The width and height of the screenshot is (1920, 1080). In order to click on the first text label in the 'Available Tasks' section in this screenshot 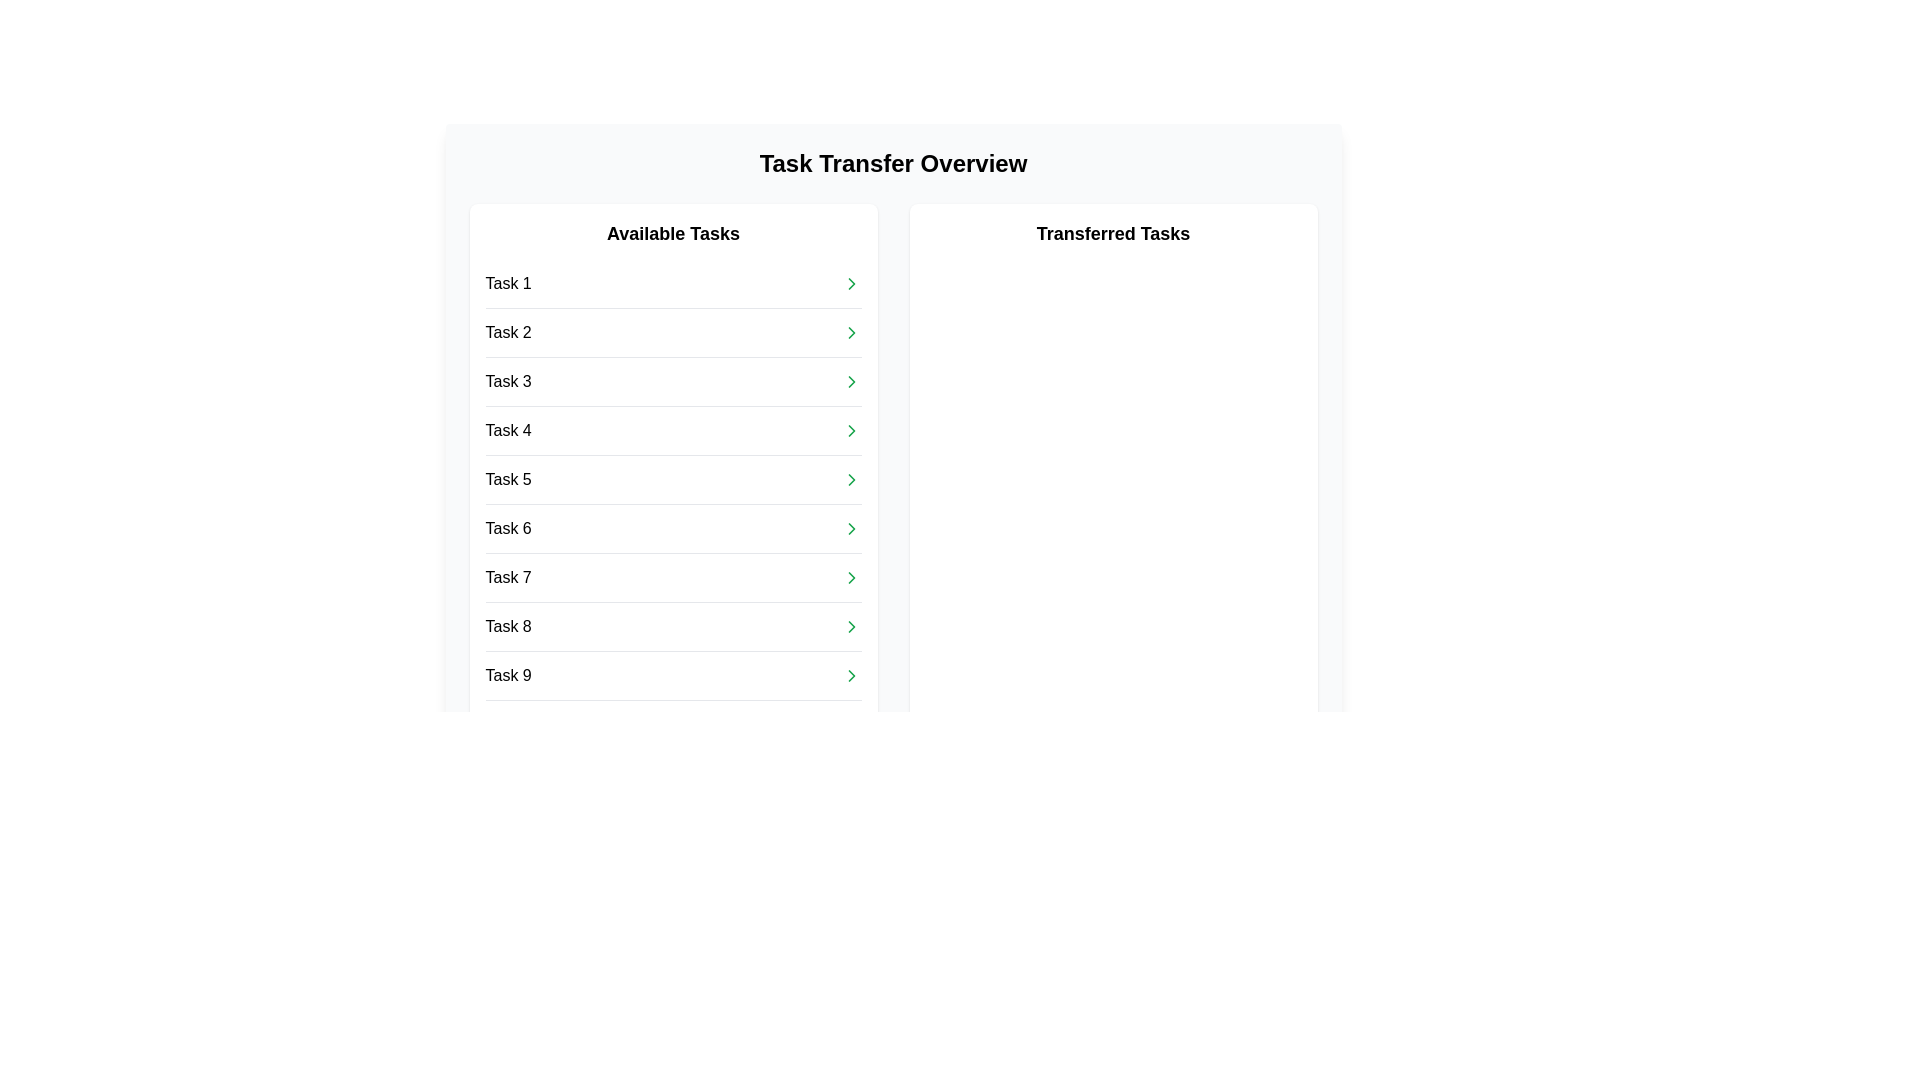, I will do `click(508, 284)`.